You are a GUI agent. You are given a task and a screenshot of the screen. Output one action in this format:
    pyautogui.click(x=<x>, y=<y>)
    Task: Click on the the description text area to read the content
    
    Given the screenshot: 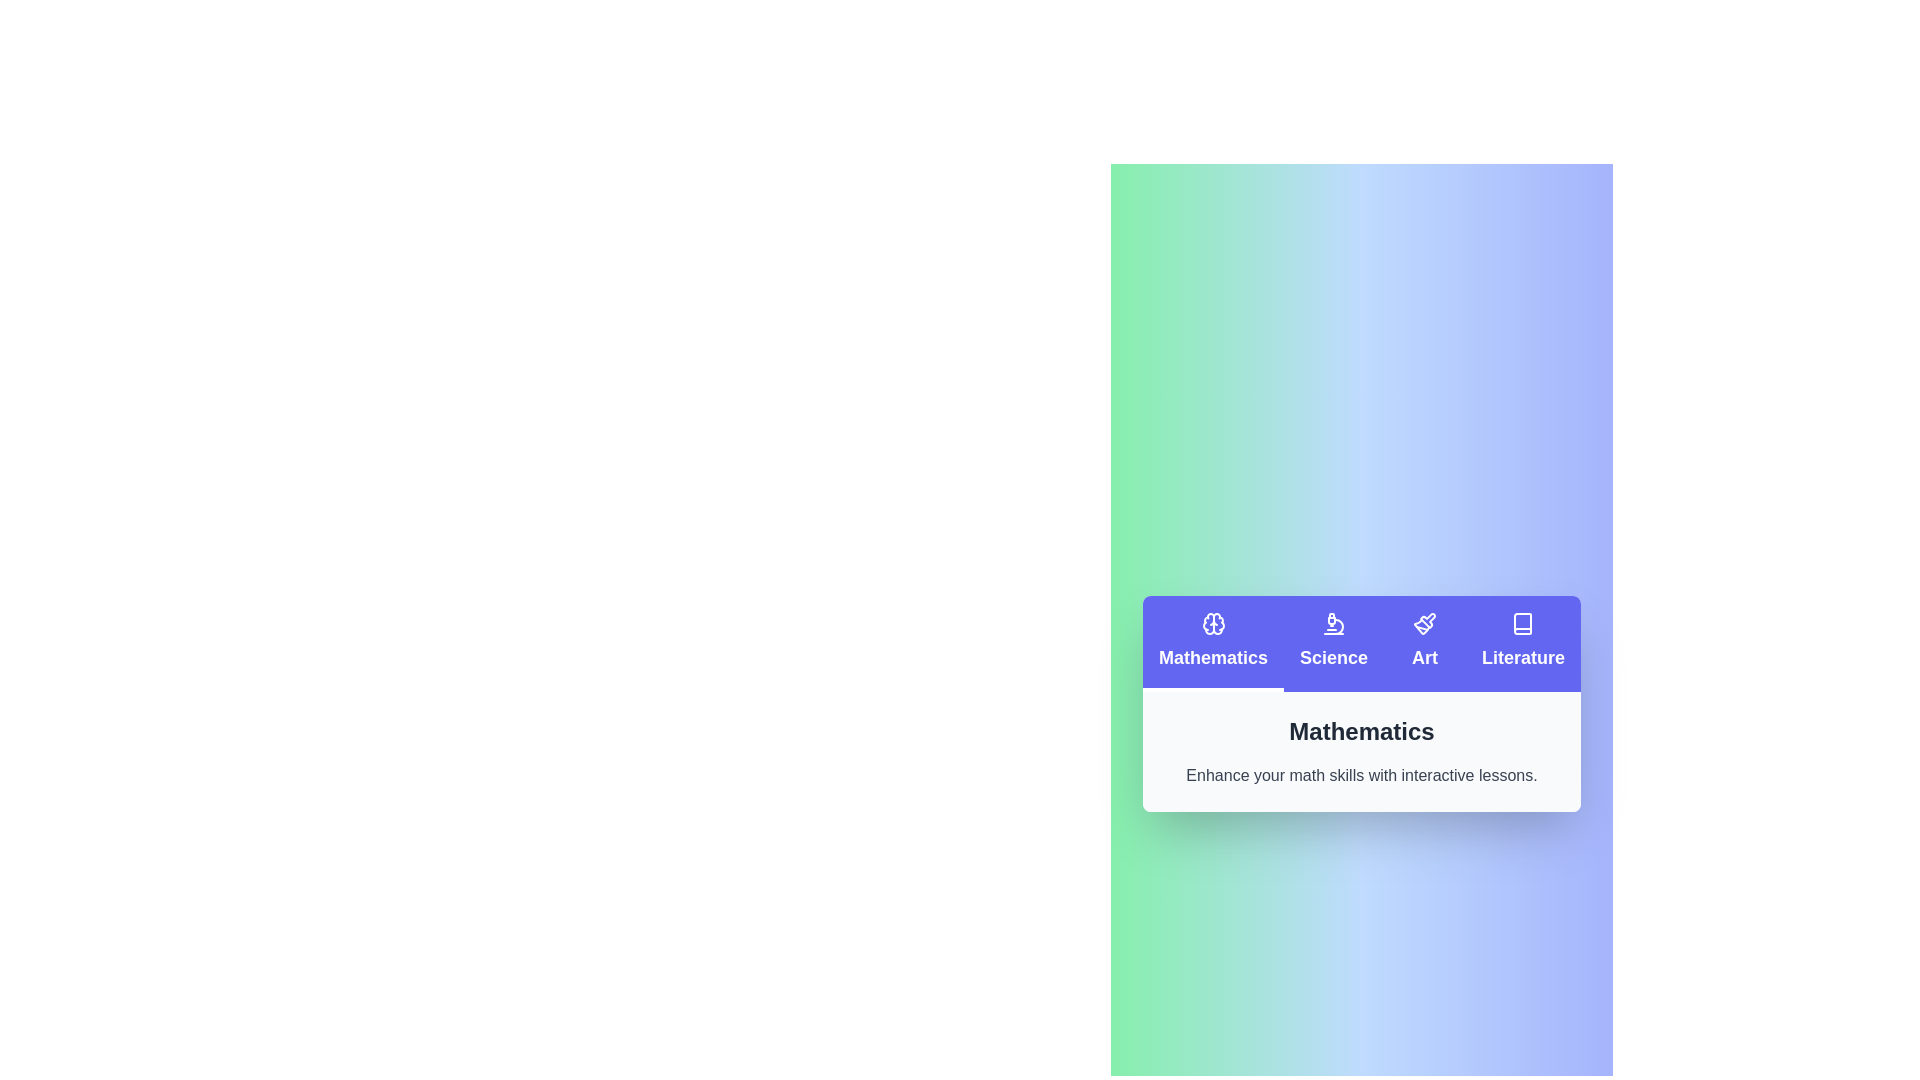 What is the action you would take?
    pyautogui.click(x=1361, y=752)
    